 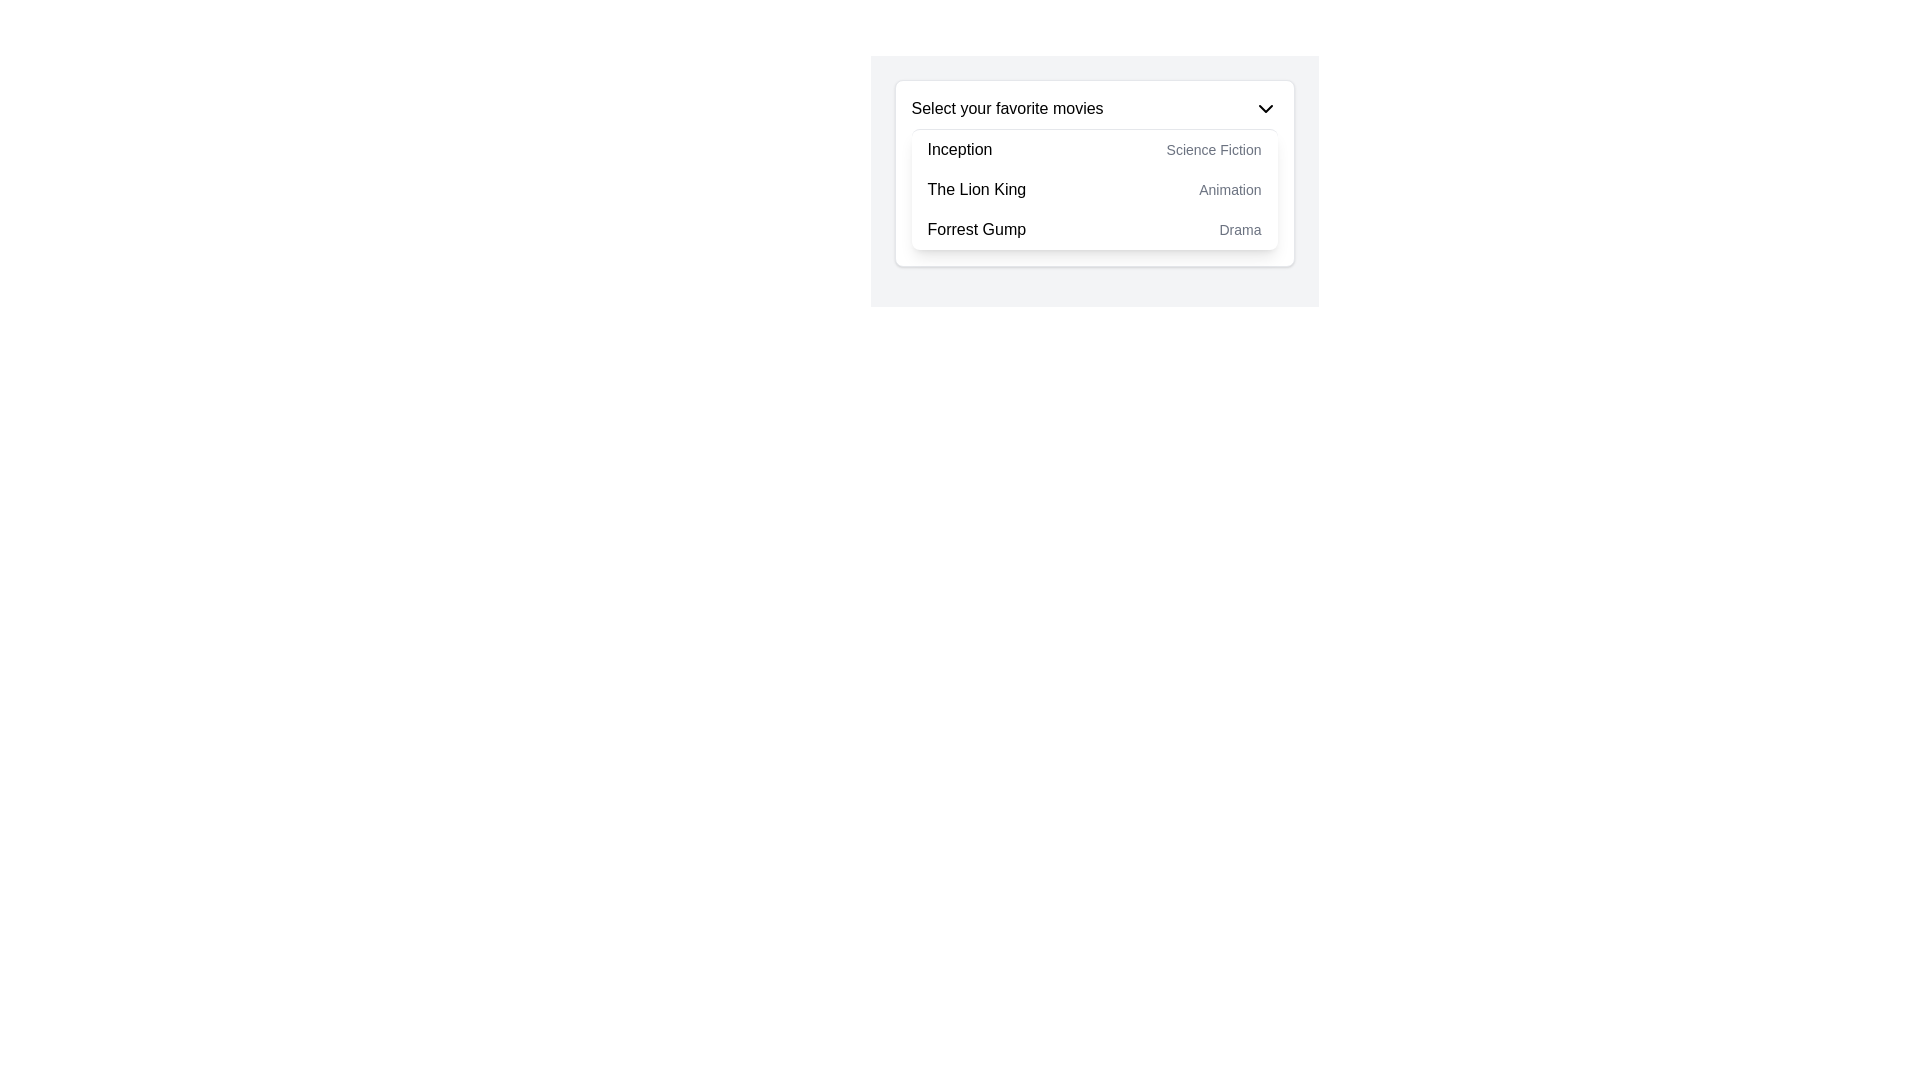 I want to click on the static text label that describes the genre 'Drama' for the 'Forrest Gump' list item in the dropdown menu labeled 'Select your favorite movies', so click(x=1239, y=229).